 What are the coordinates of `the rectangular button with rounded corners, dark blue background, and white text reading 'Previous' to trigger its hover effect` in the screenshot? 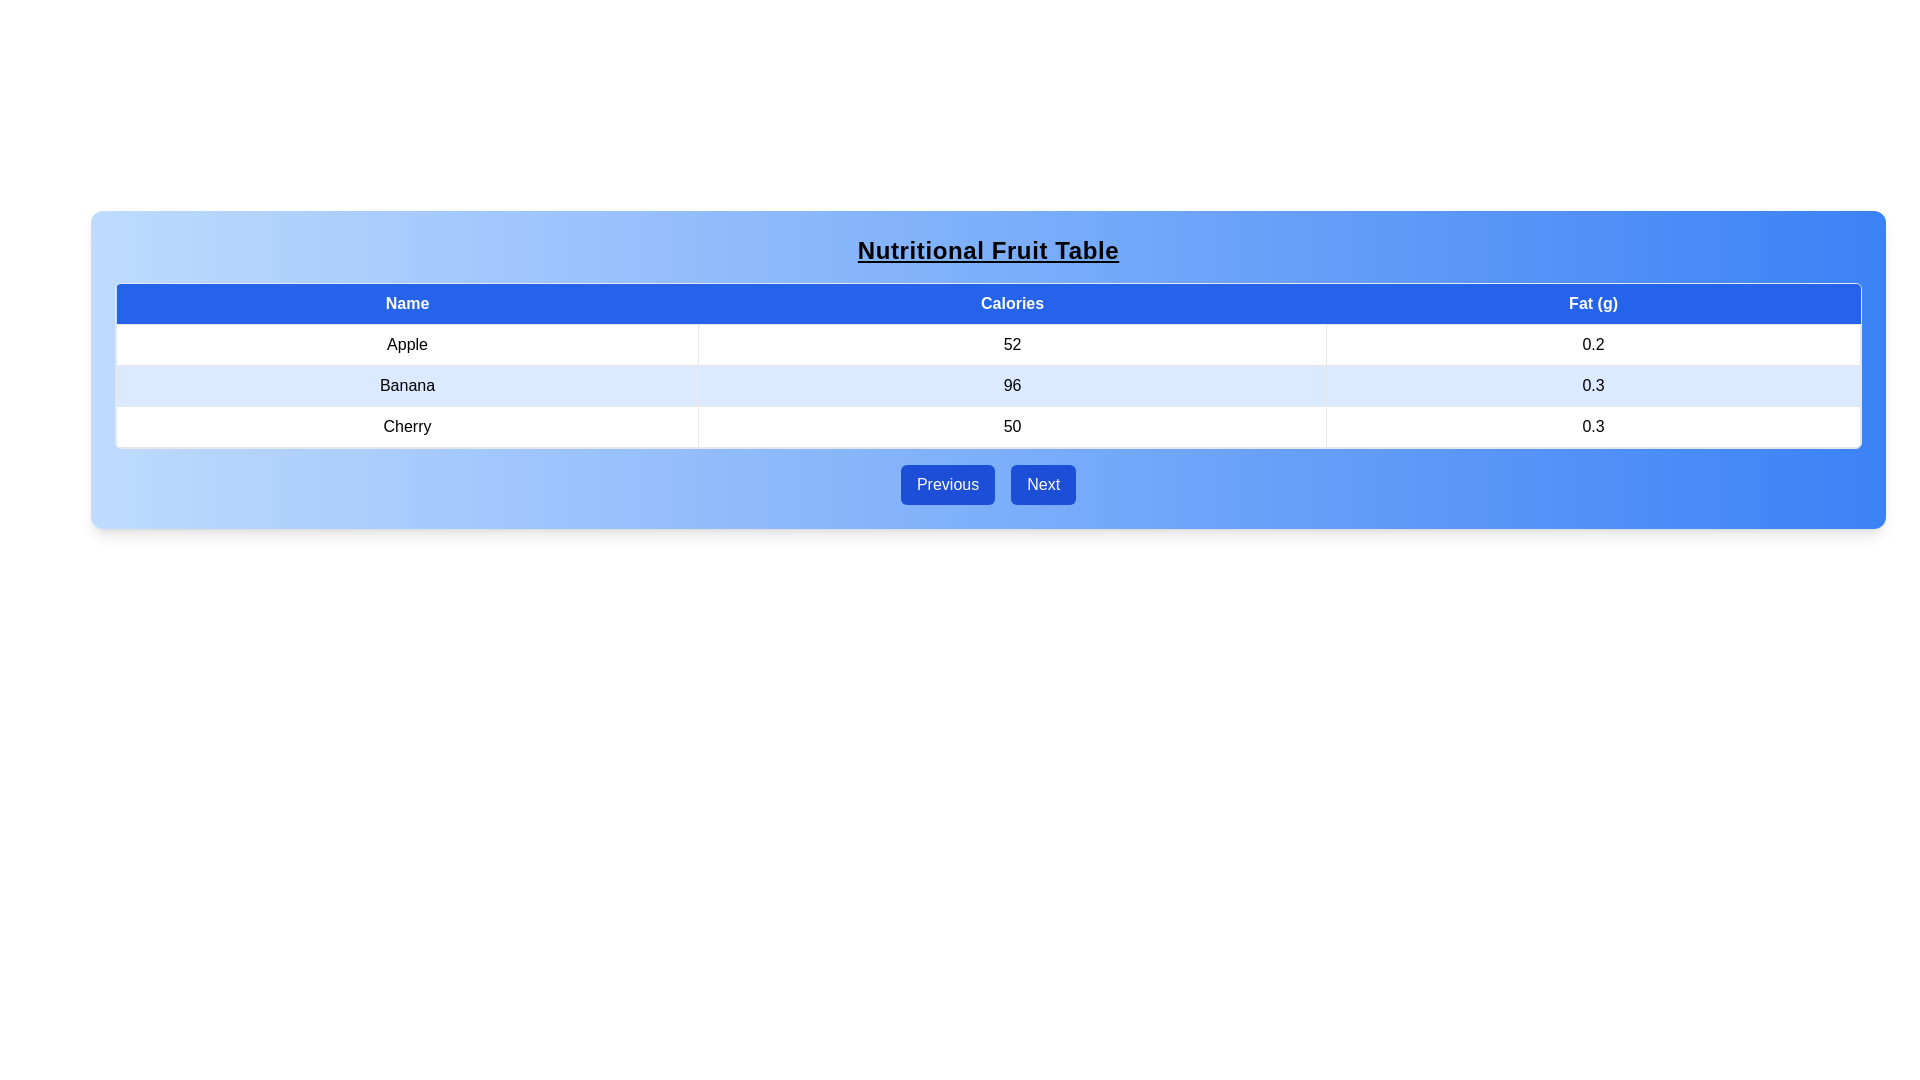 It's located at (947, 485).